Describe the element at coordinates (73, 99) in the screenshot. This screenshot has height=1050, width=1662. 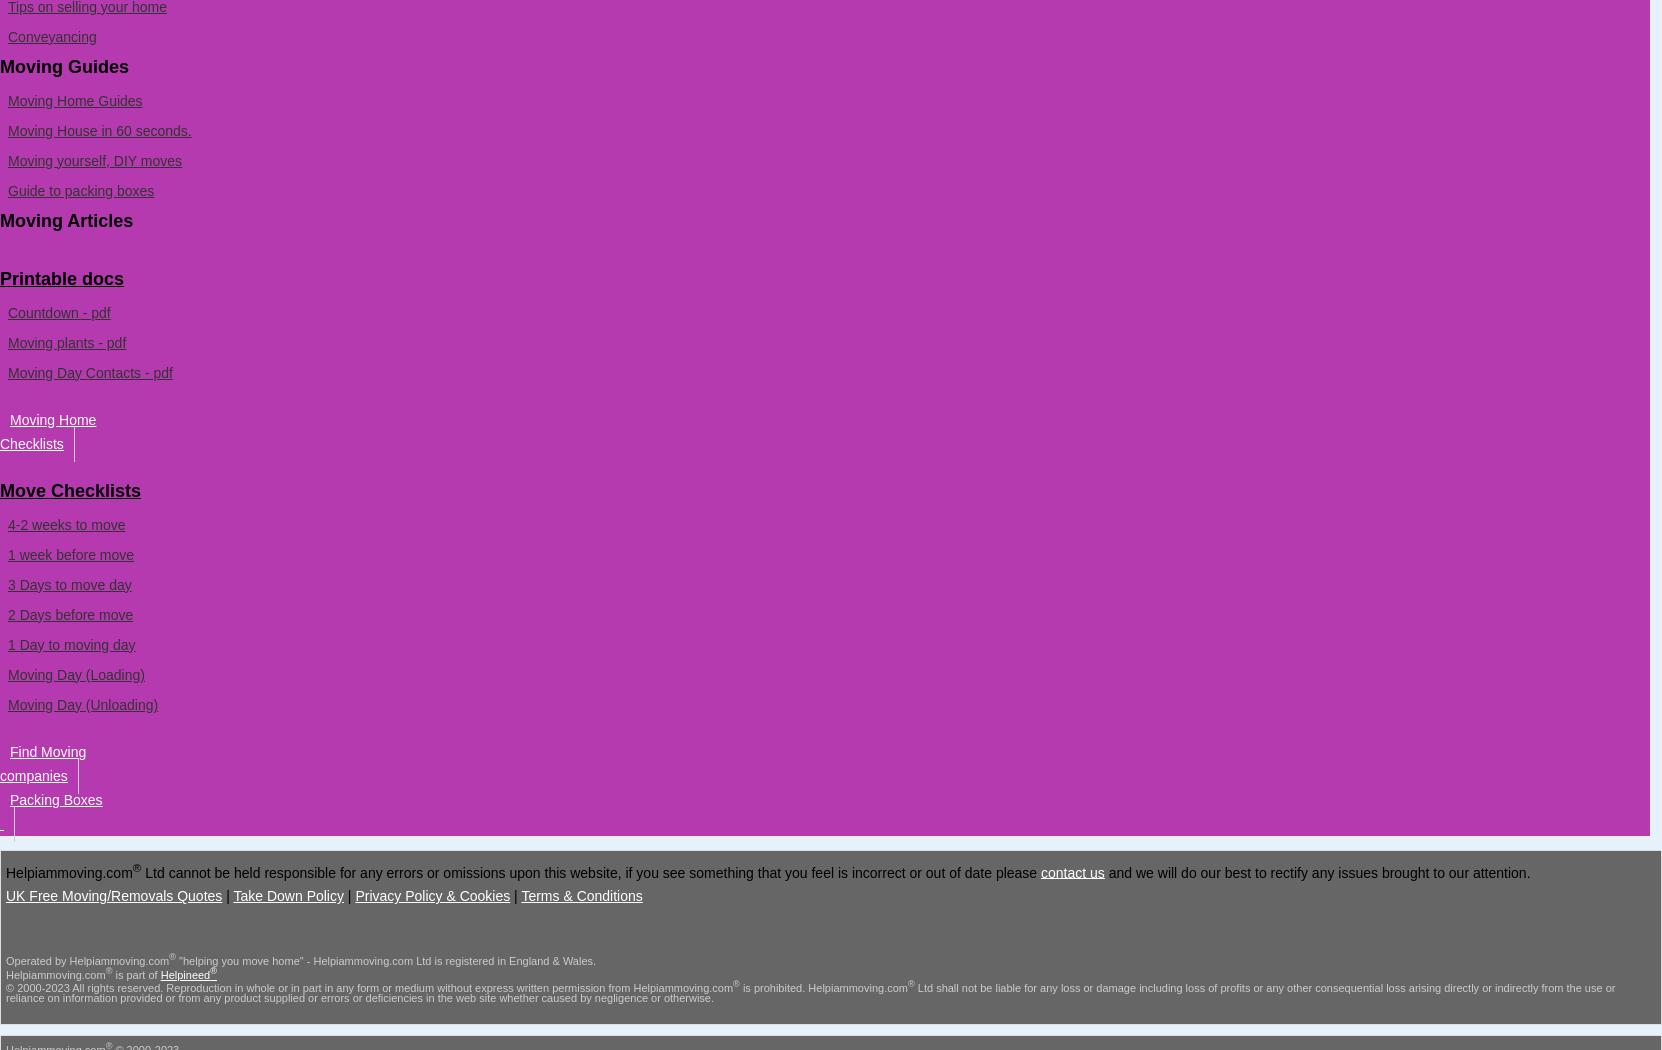
I see `'Moving Home Guides'` at that location.